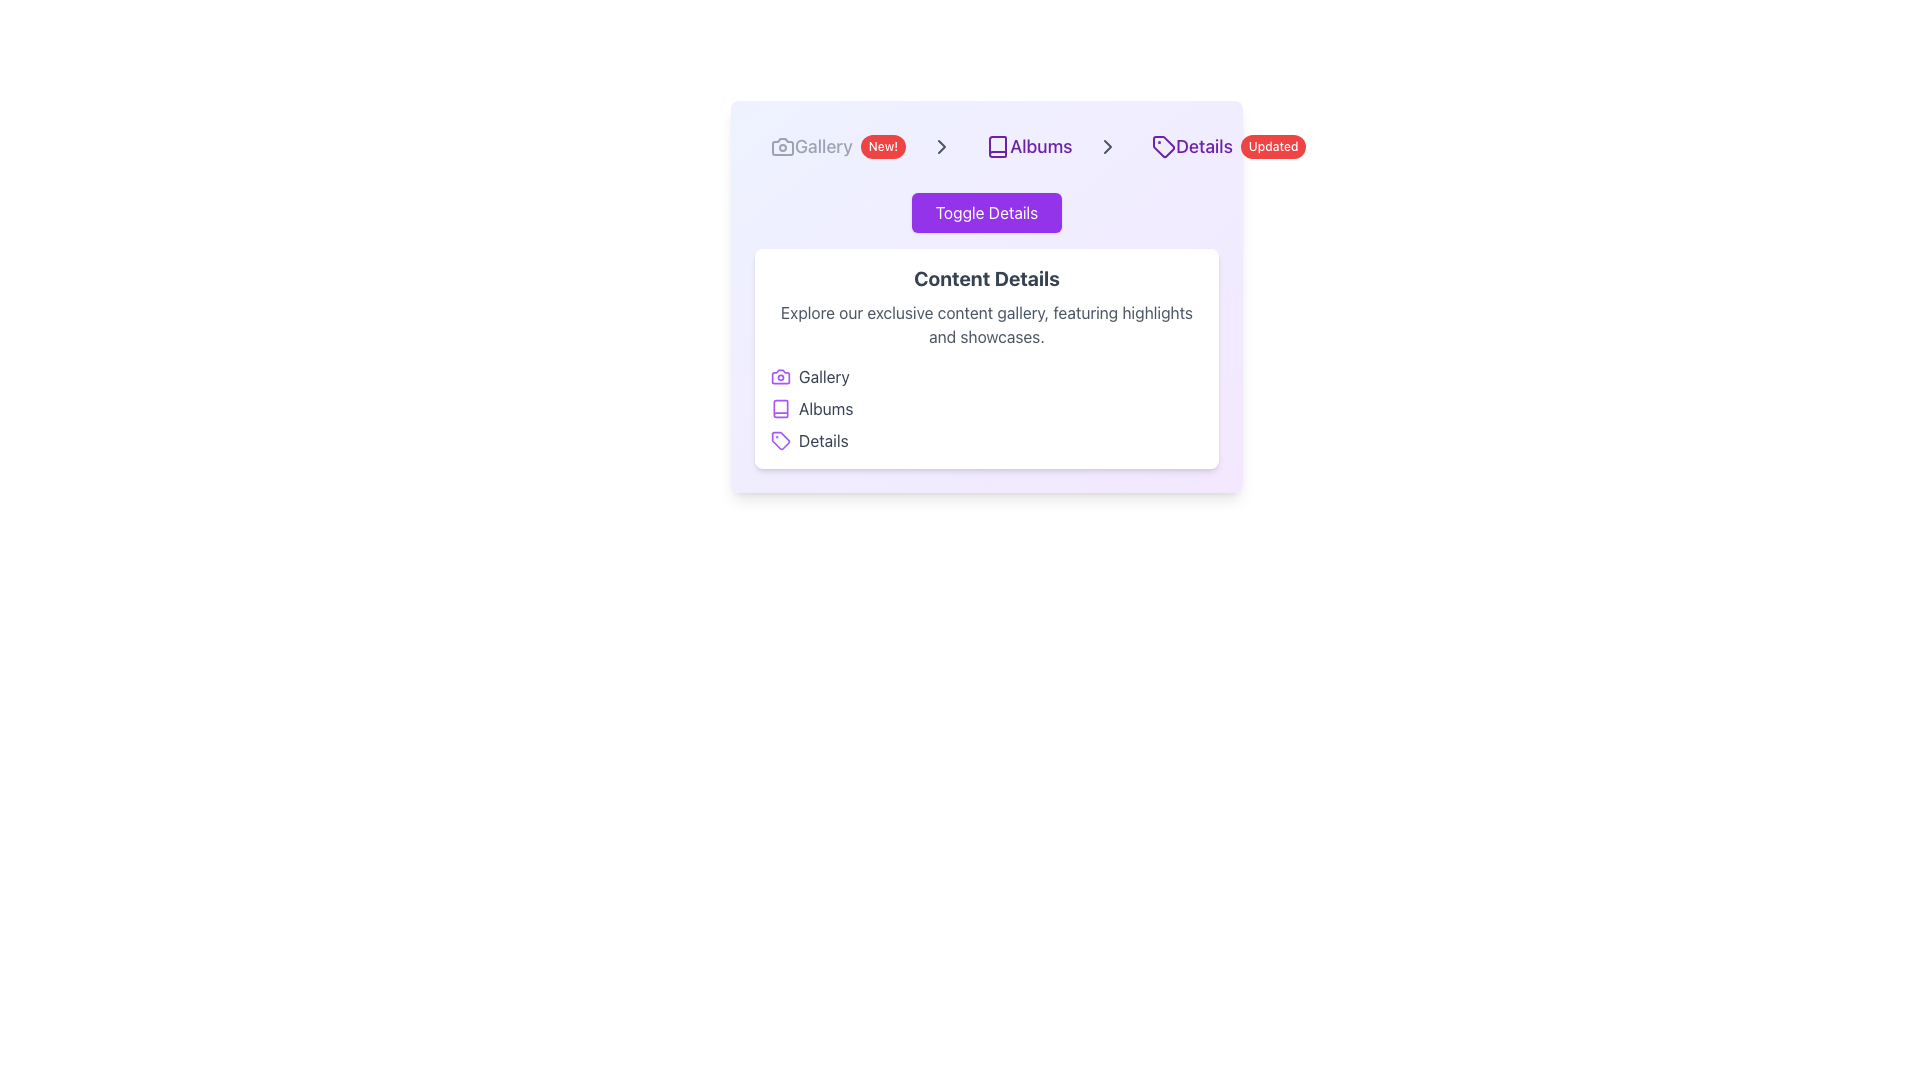  Describe the element at coordinates (1107, 145) in the screenshot. I see `the rightward-pointing chevron arrow icon located immediately to the right of the 'Albums' text in the breadcrumb navigation bar` at that location.